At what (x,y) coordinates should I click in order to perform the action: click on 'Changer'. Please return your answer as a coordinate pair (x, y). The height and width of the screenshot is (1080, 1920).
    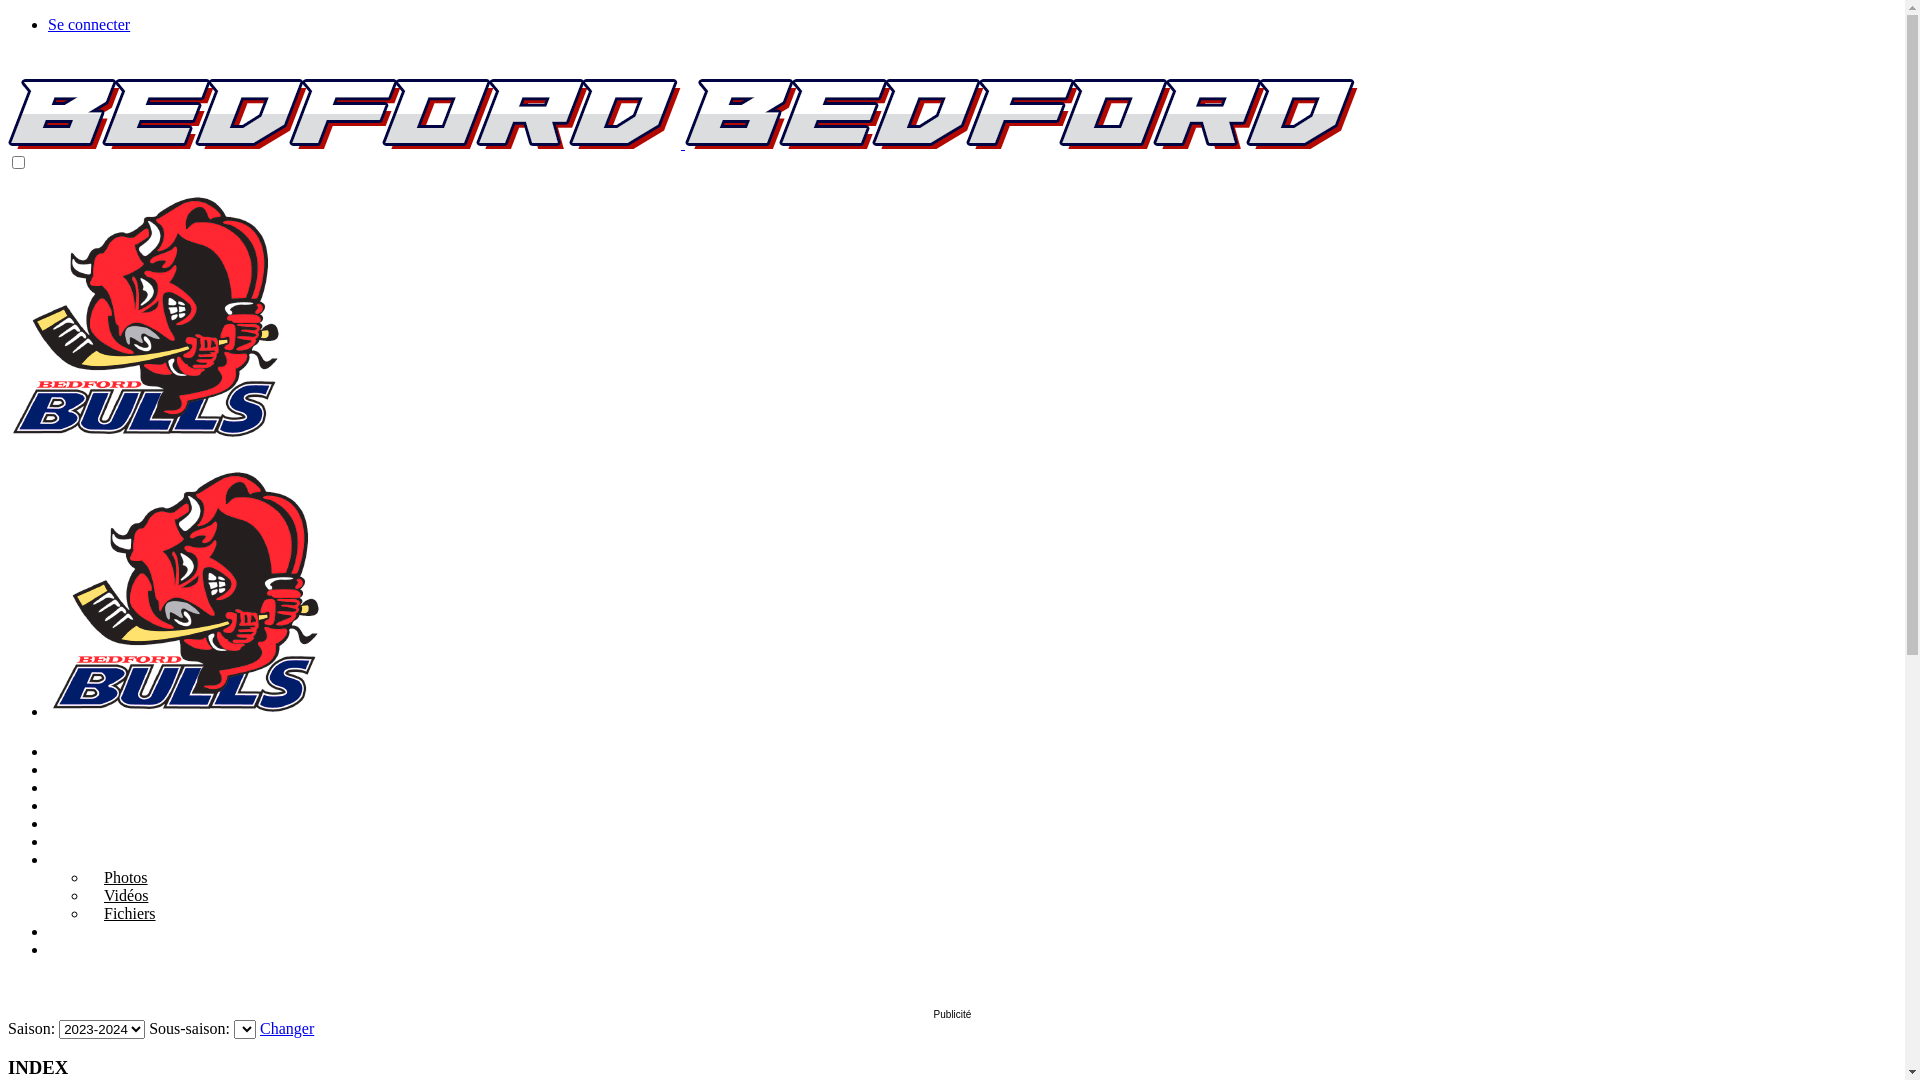
    Looking at the image, I should click on (286, 1028).